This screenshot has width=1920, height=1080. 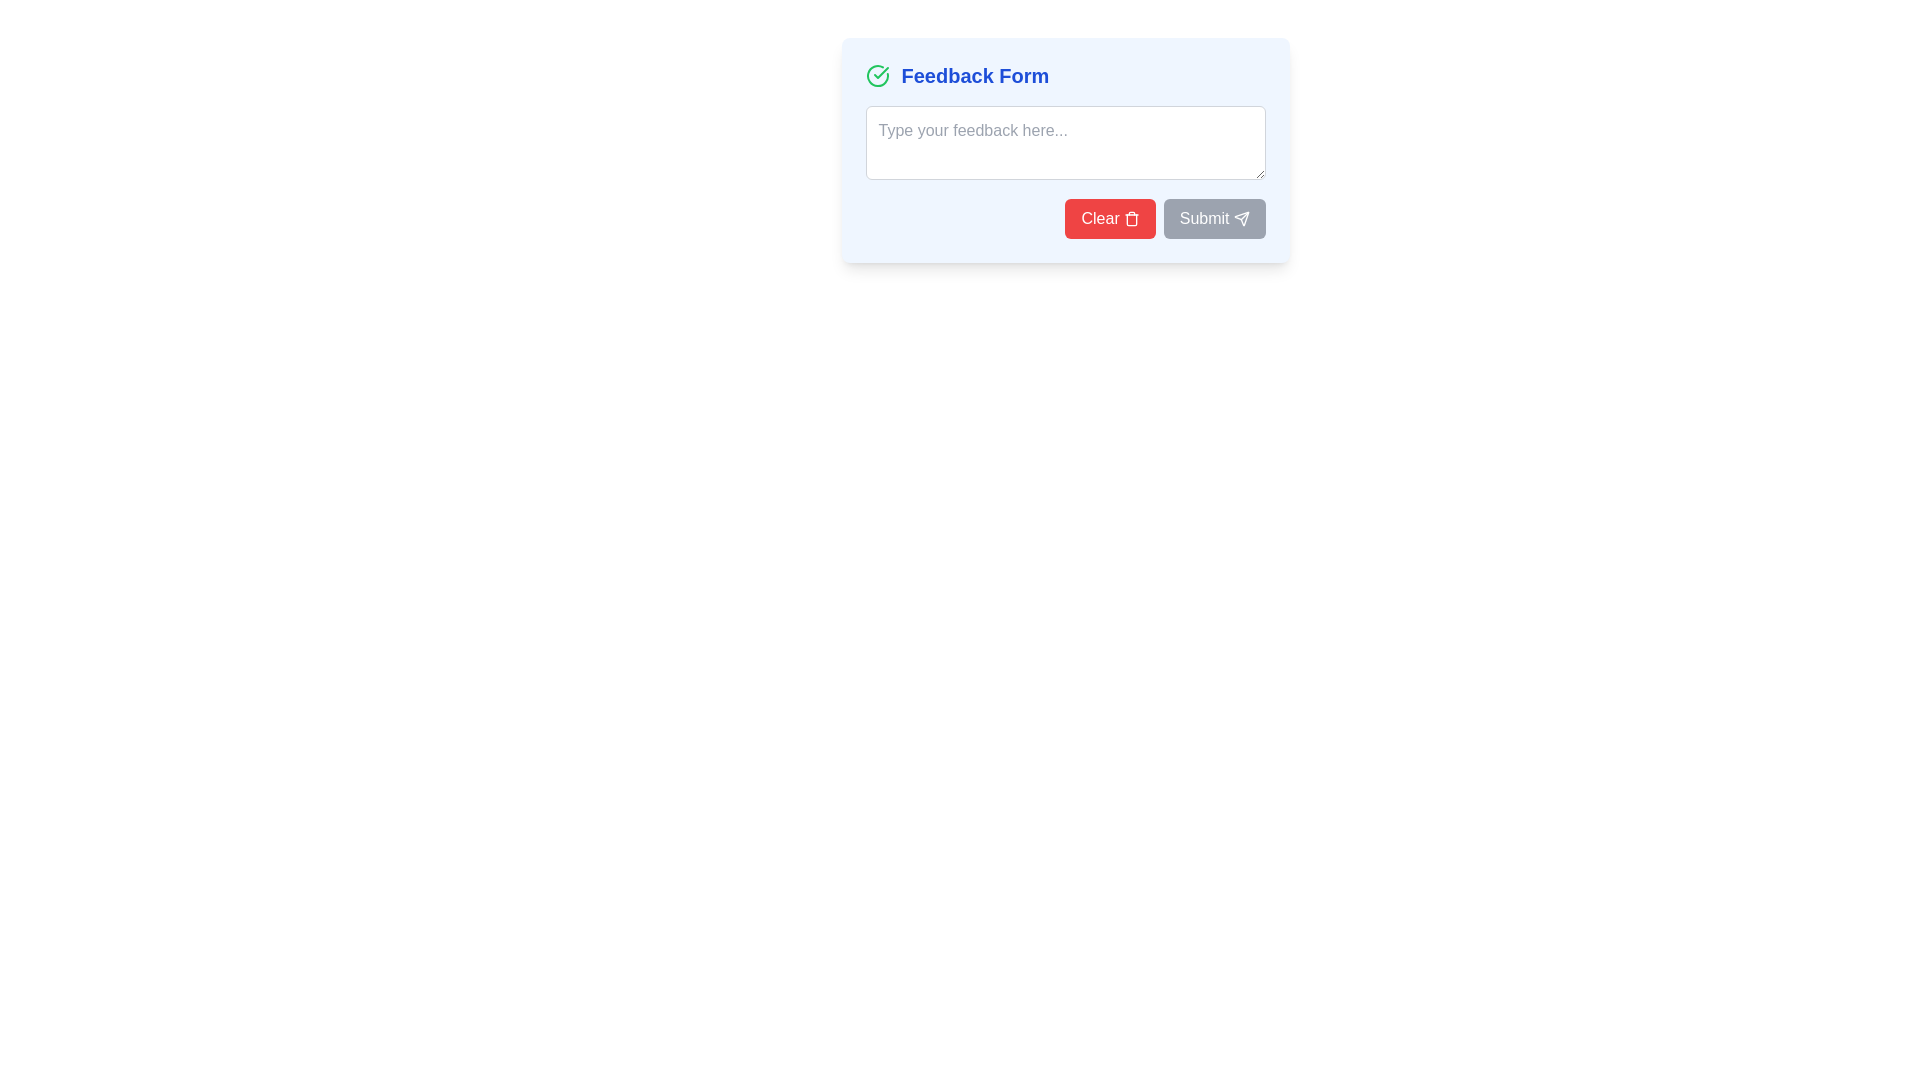 What do you see at coordinates (1064, 219) in the screenshot?
I see `the red 'Clear' button with rounded corners that has white text and a trash can icon, located to the left of the grey 'Submit' button` at bounding box center [1064, 219].